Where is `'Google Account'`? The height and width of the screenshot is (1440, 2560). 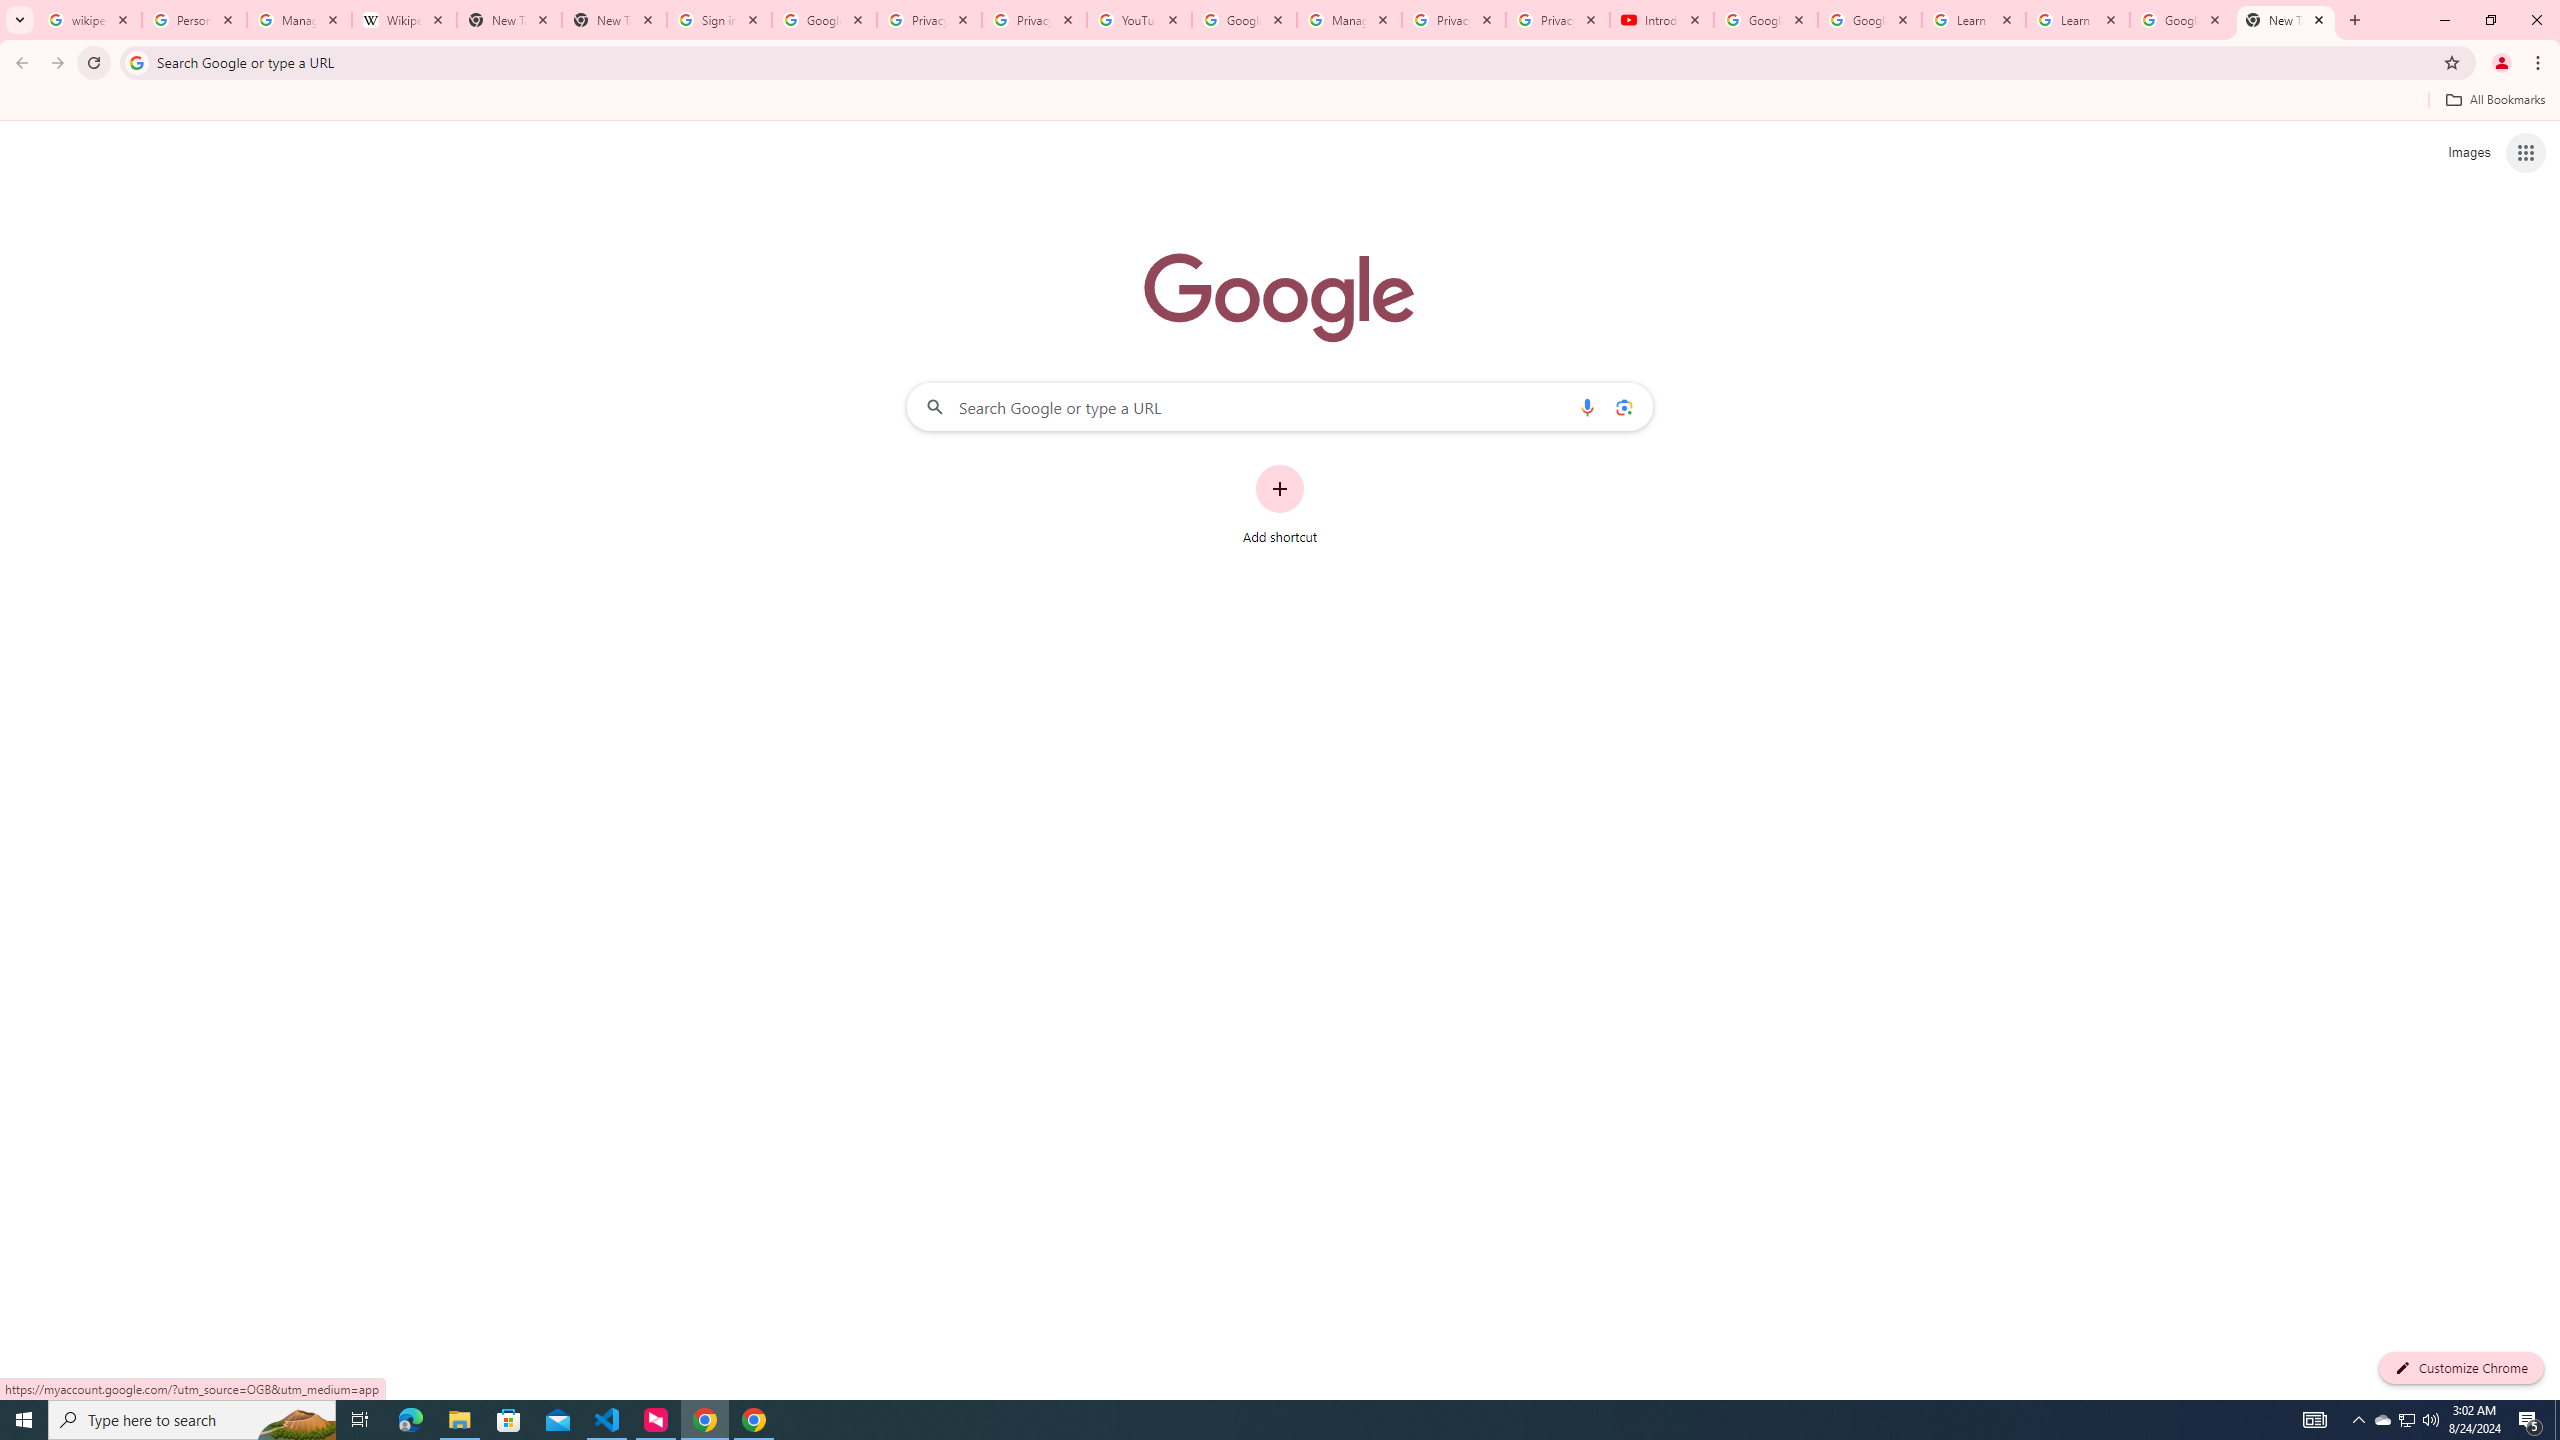 'Google Account' is located at coordinates (2181, 19).